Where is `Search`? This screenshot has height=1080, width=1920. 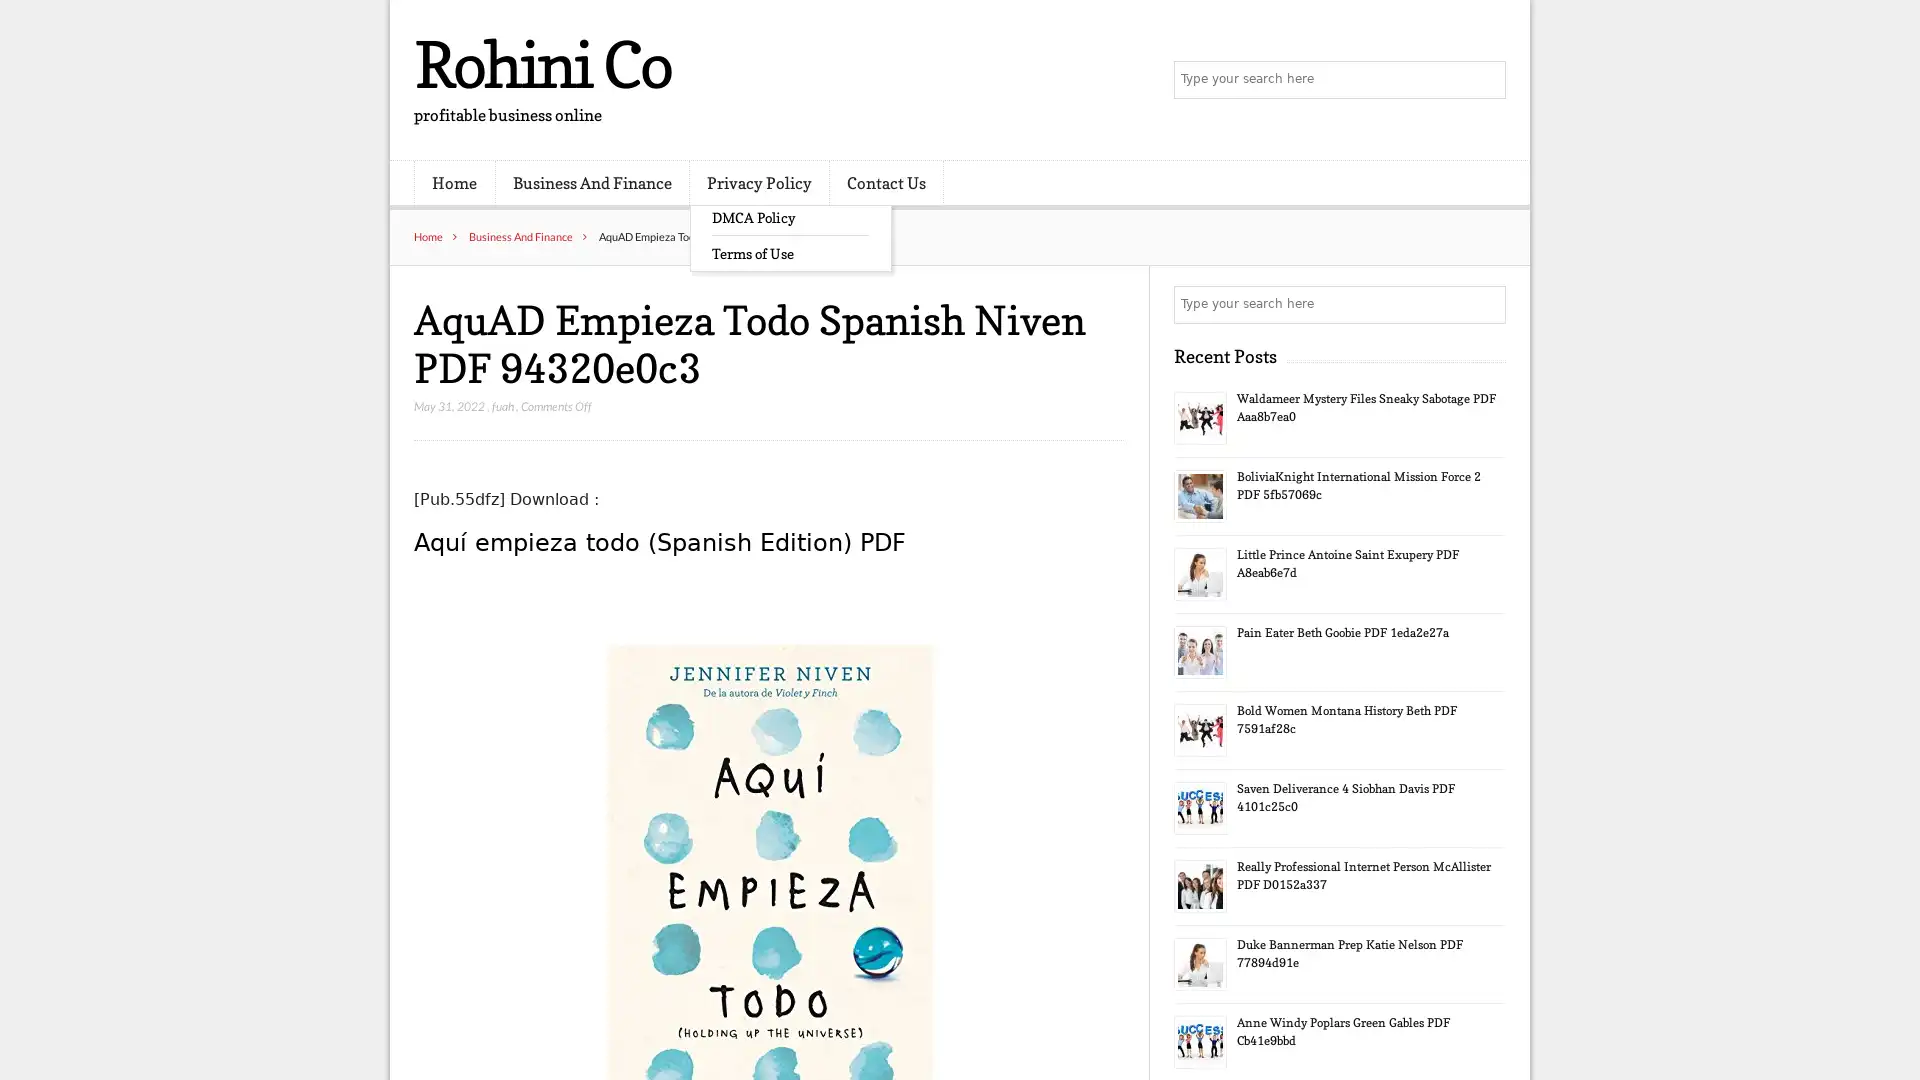 Search is located at coordinates (1485, 304).